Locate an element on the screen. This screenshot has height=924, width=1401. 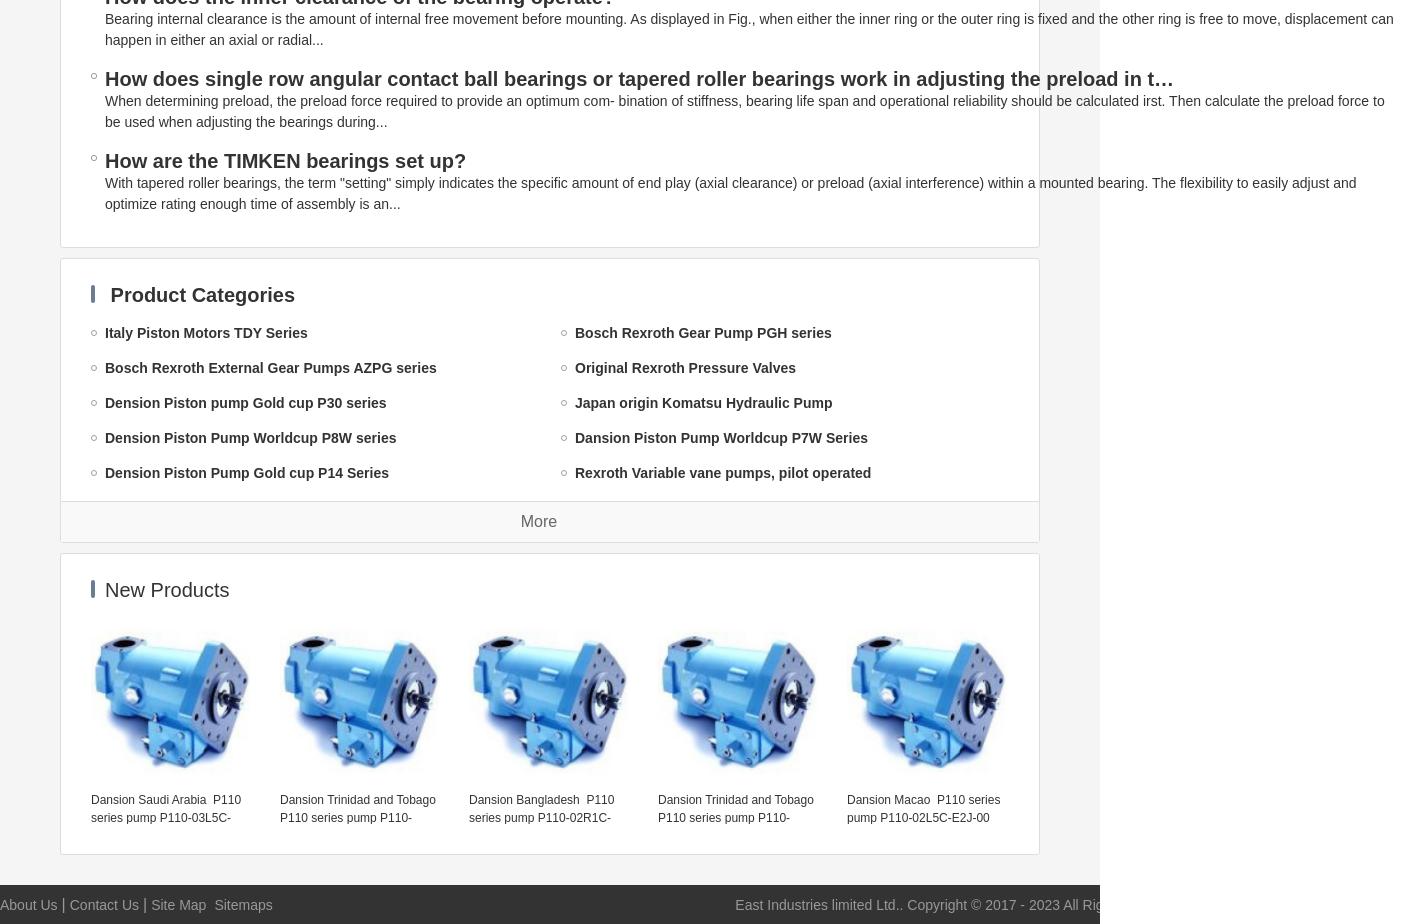
'Yuken accessories' is located at coordinates (103, 787).